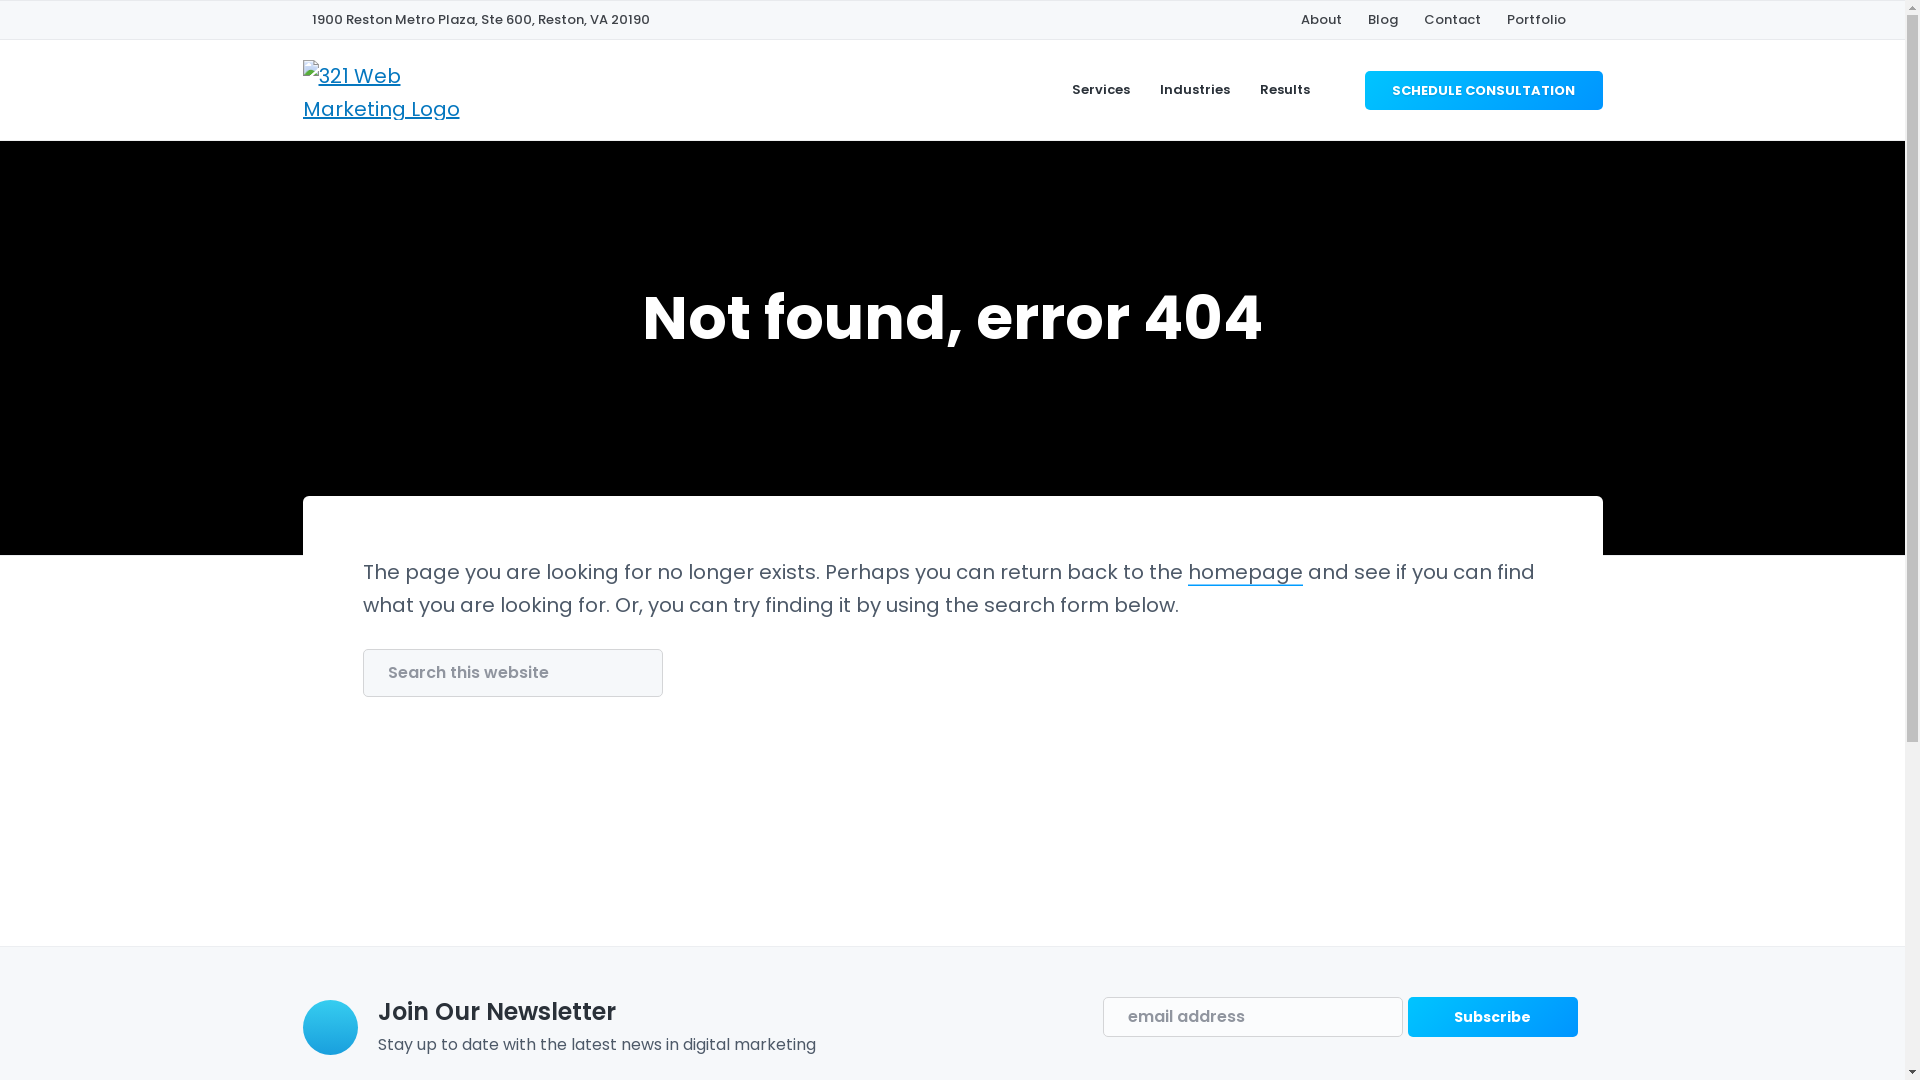 Image resolution: width=1920 pixels, height=1080 pixels. I want to click on '321 Web Marketing', so click(310, 253).